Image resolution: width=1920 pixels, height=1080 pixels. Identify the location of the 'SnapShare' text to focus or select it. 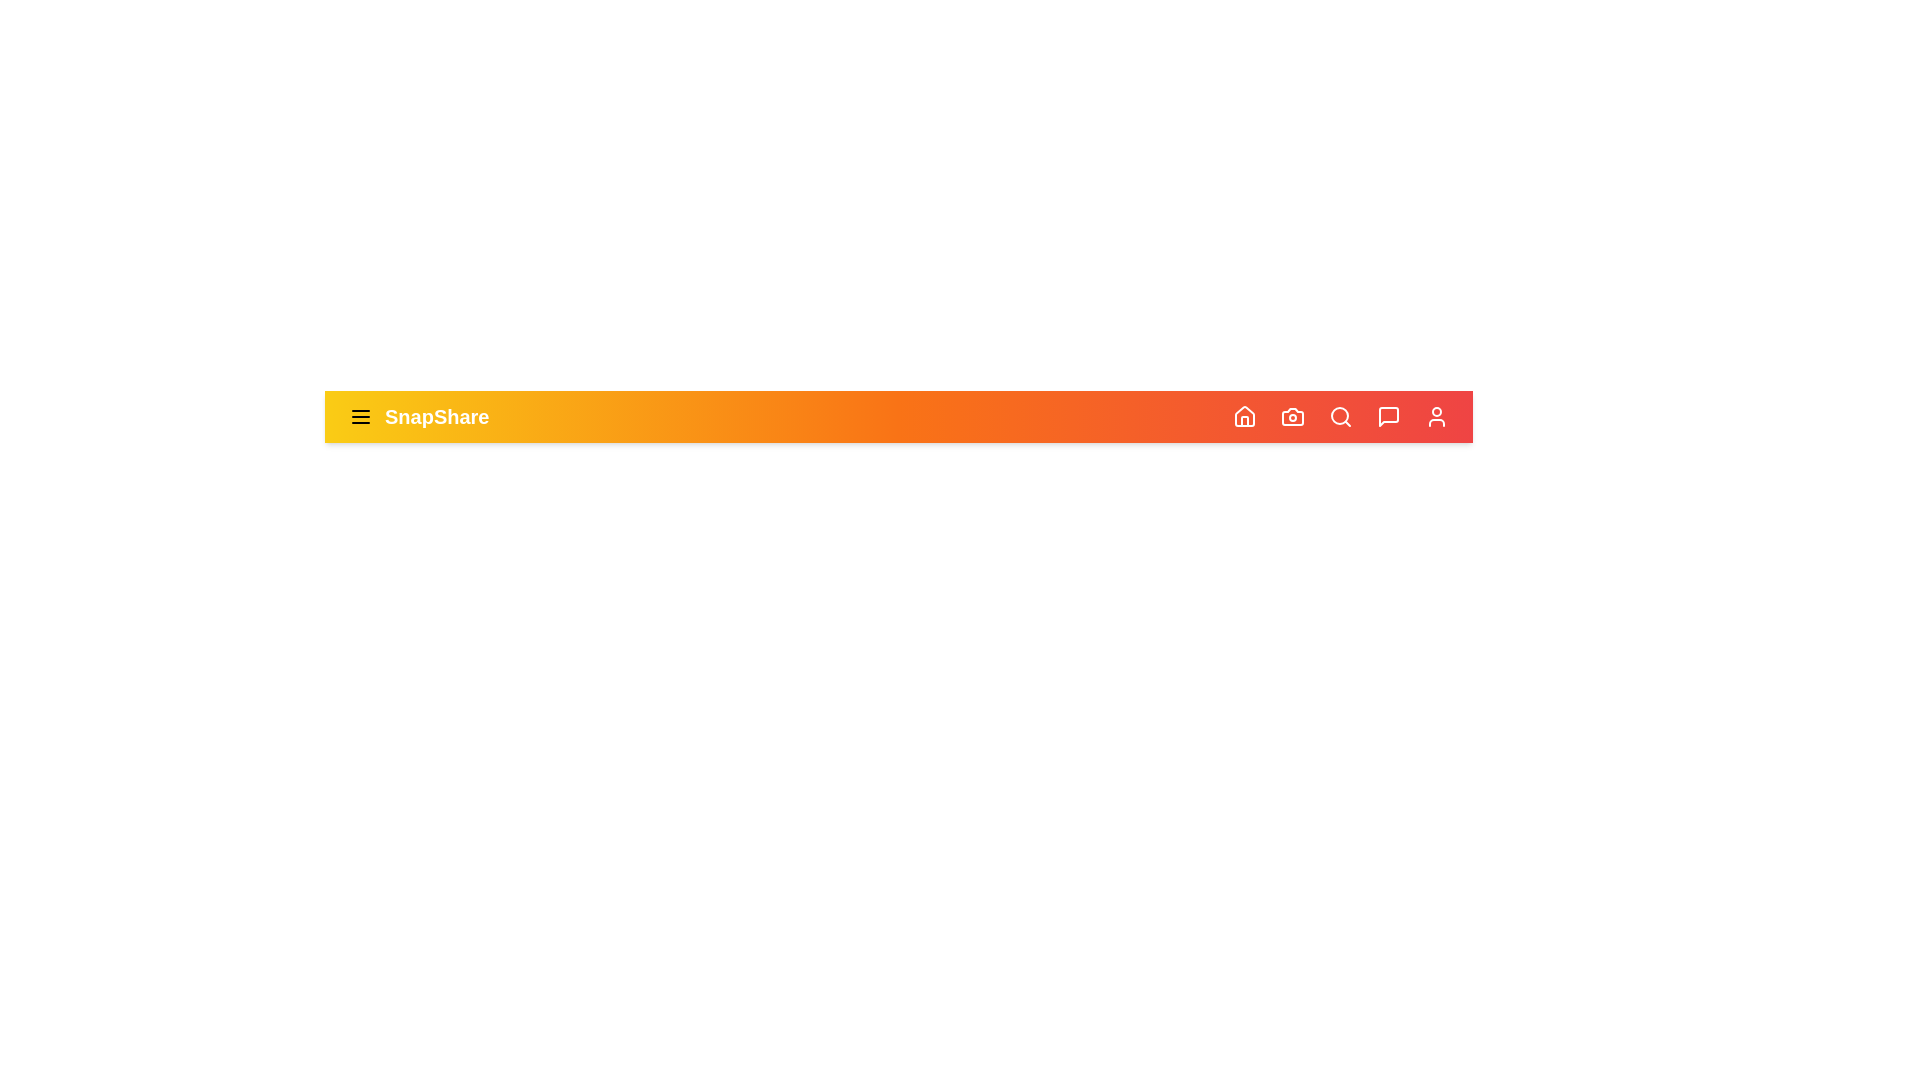
(435, 415).